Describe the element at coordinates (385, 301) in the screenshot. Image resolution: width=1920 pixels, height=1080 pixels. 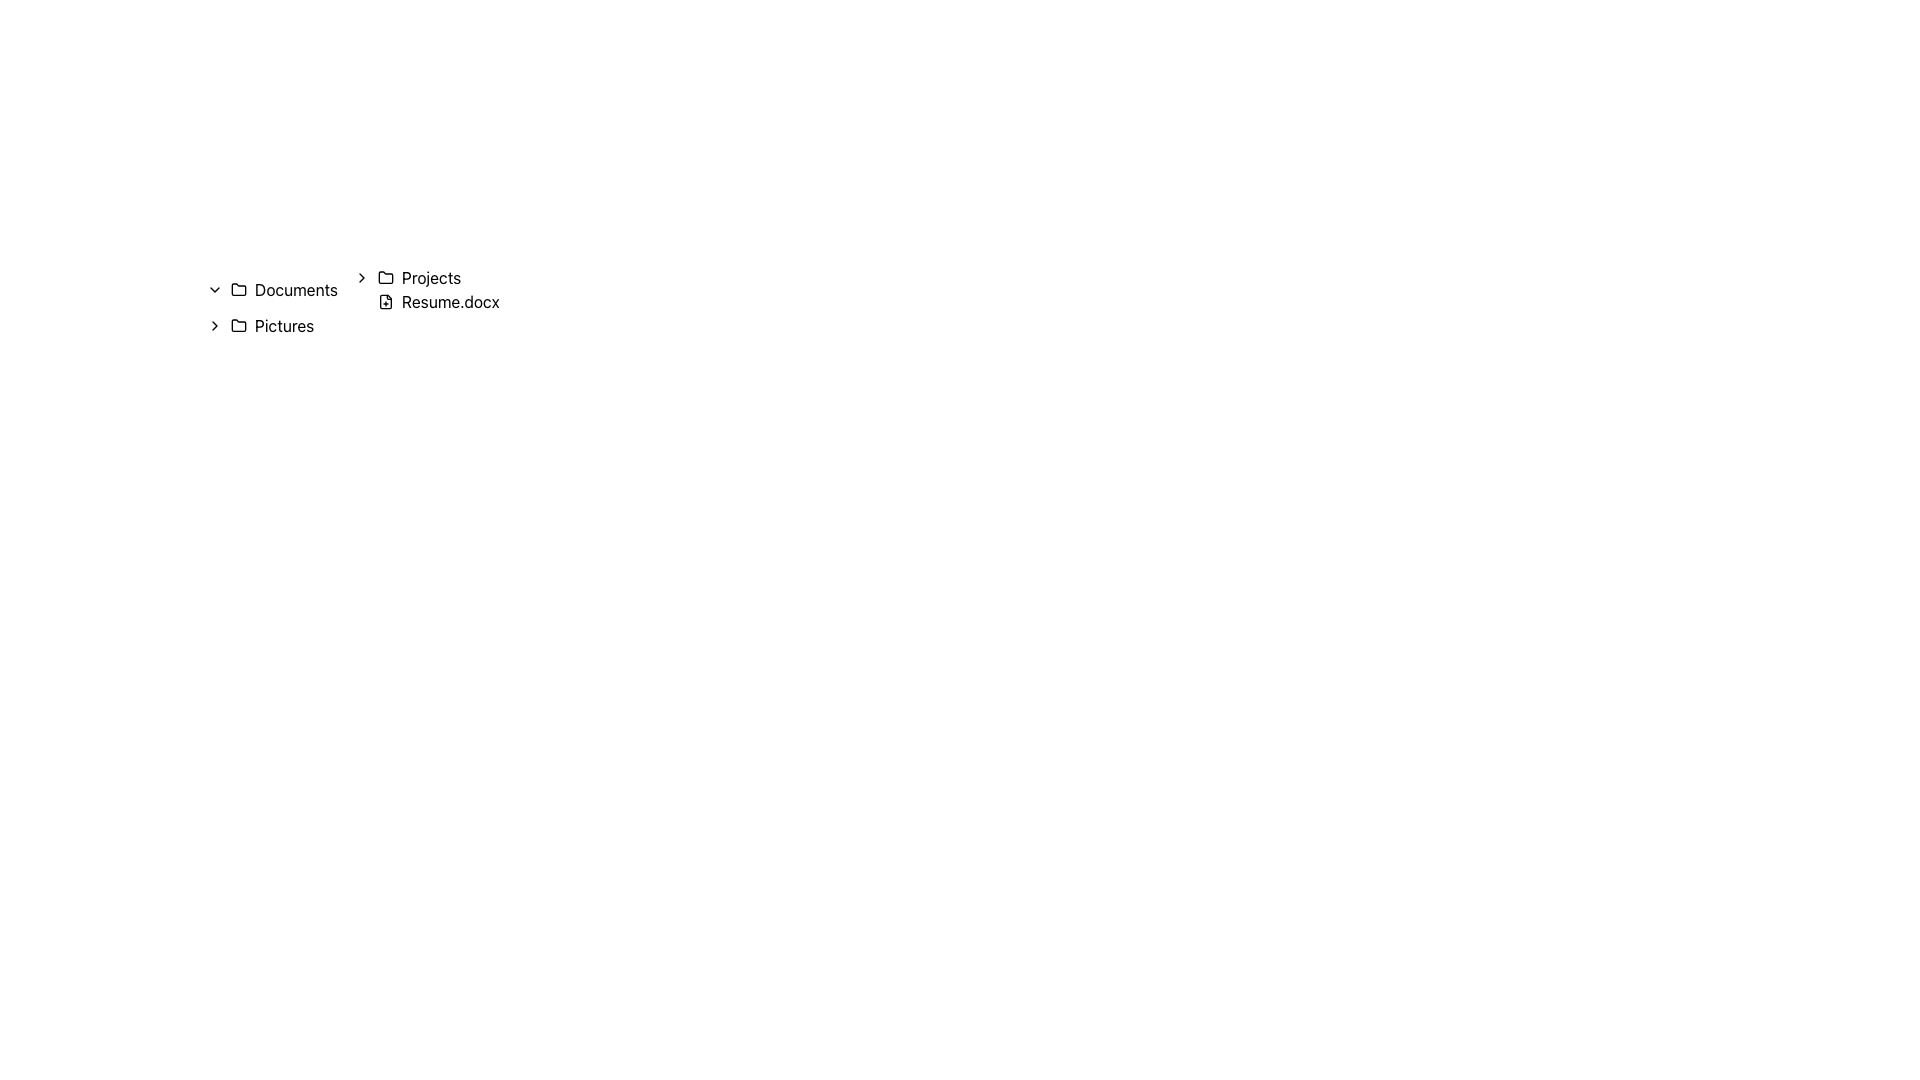
I see `the small document icon with a plus sign, which is located to the left of the text 'Resume.docx' within the 'Projects' list` at that location.